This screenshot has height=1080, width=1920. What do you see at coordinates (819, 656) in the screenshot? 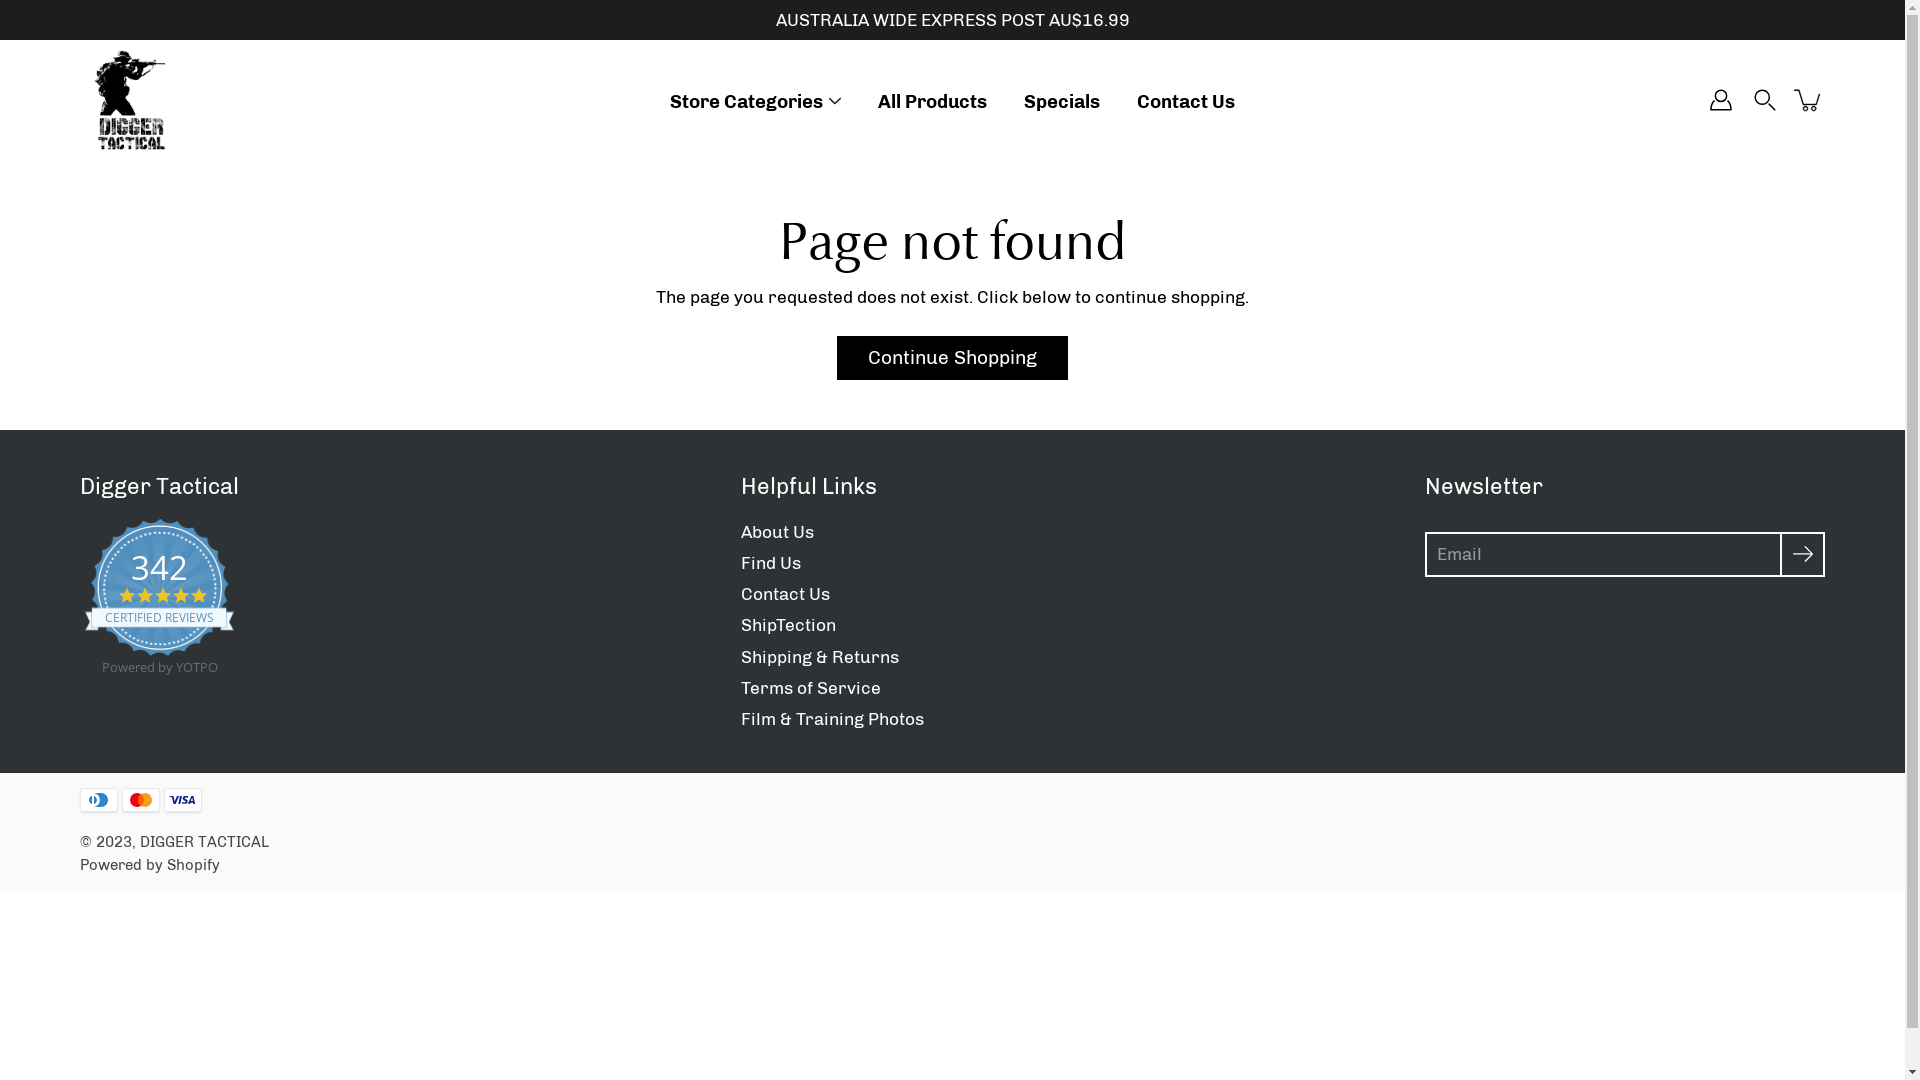
I see `'Shipping & Returns'` at bounding box center [819, 656].